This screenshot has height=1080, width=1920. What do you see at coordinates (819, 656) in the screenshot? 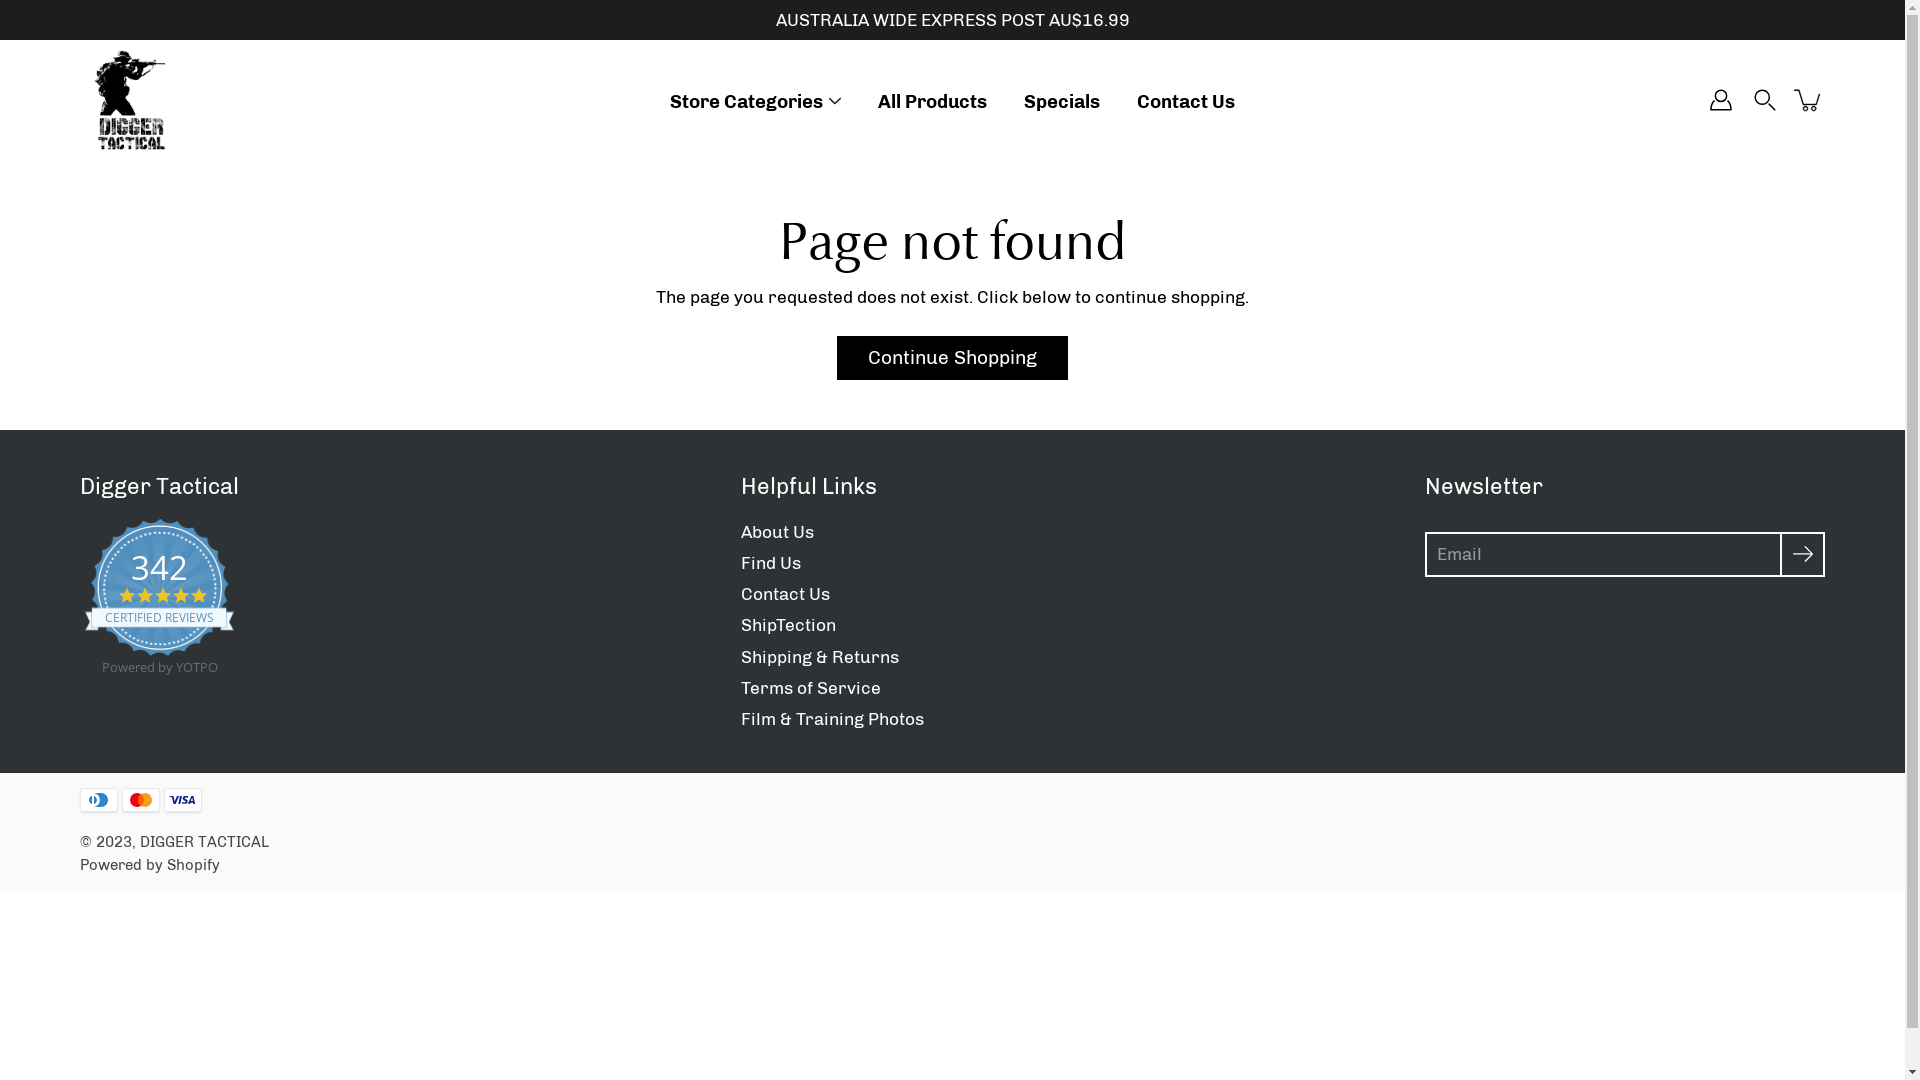
I see `'Shipping & Returns'` at bounding box center [819, 656].